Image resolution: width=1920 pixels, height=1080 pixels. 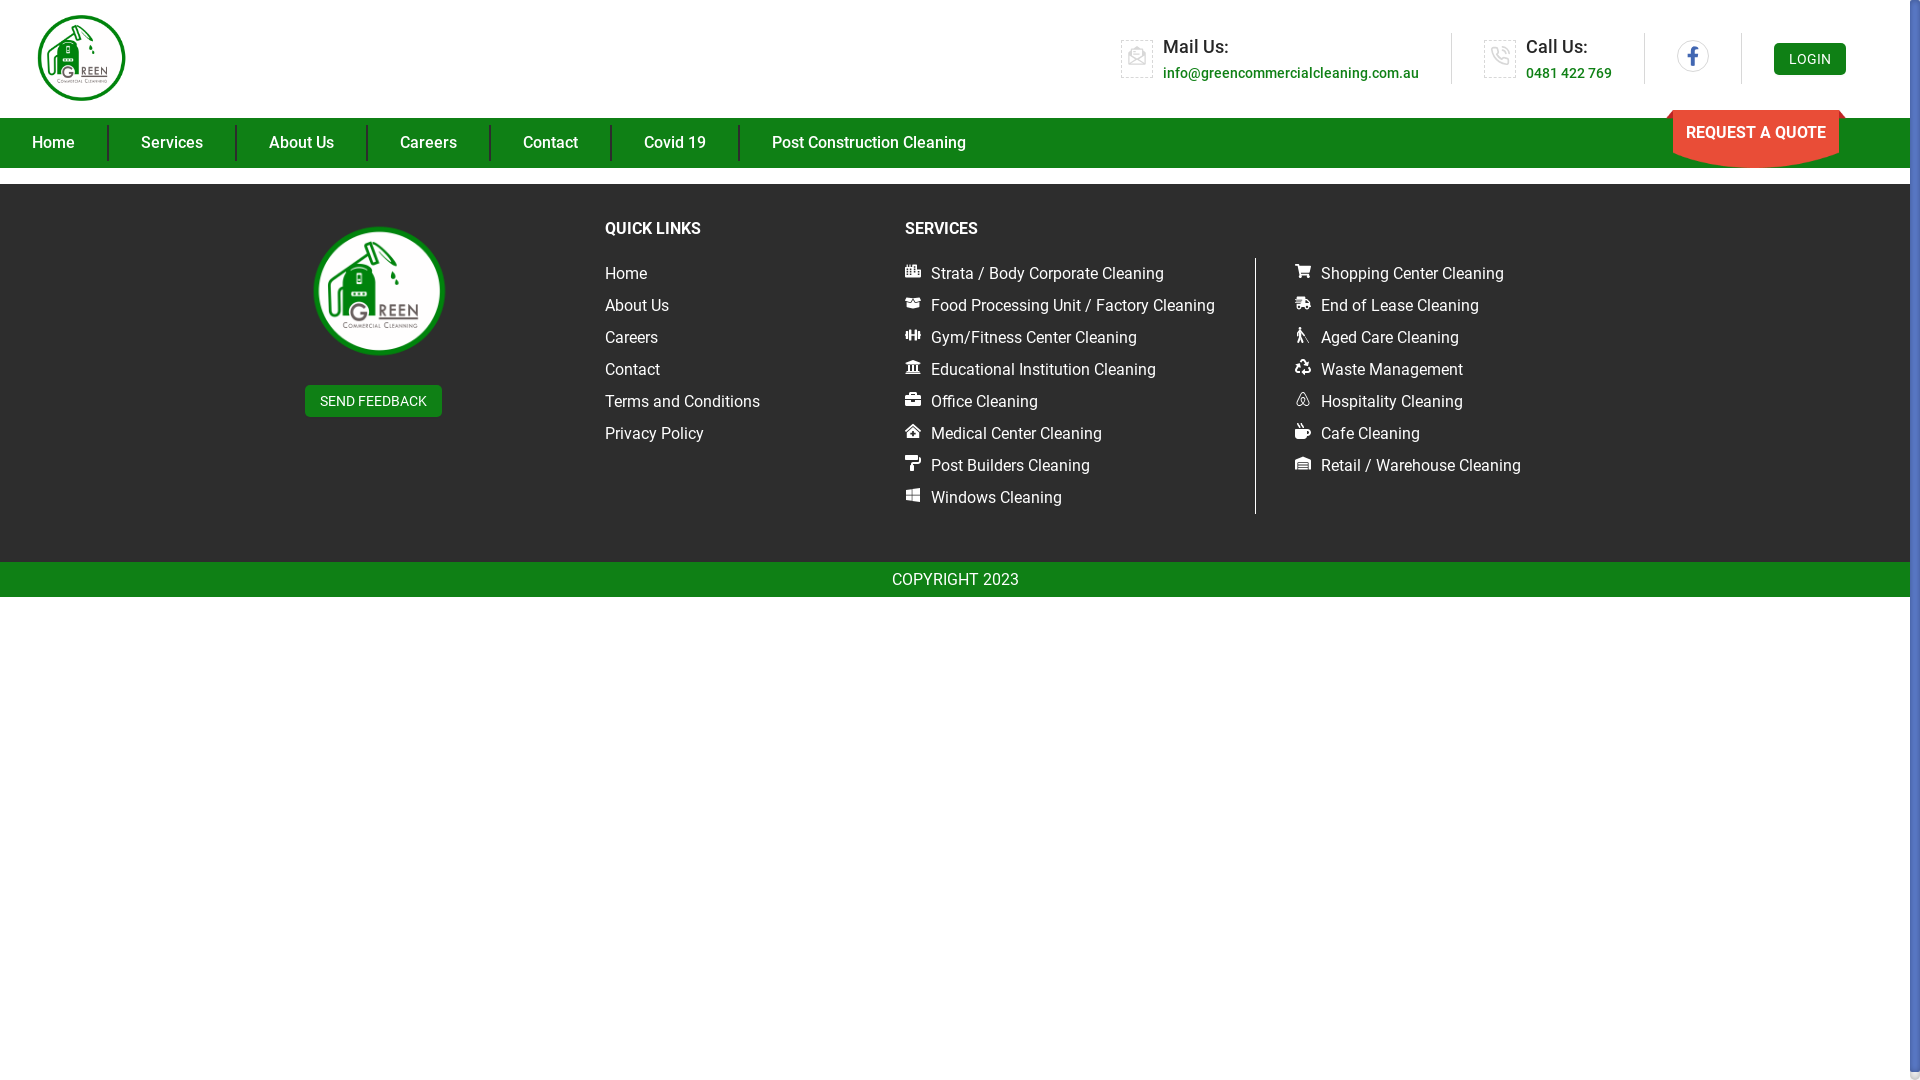 What do you see at coordinates (1774, 57) in the screenshot?
I see `'LOGIN'` at bounding box center [1774, 57].